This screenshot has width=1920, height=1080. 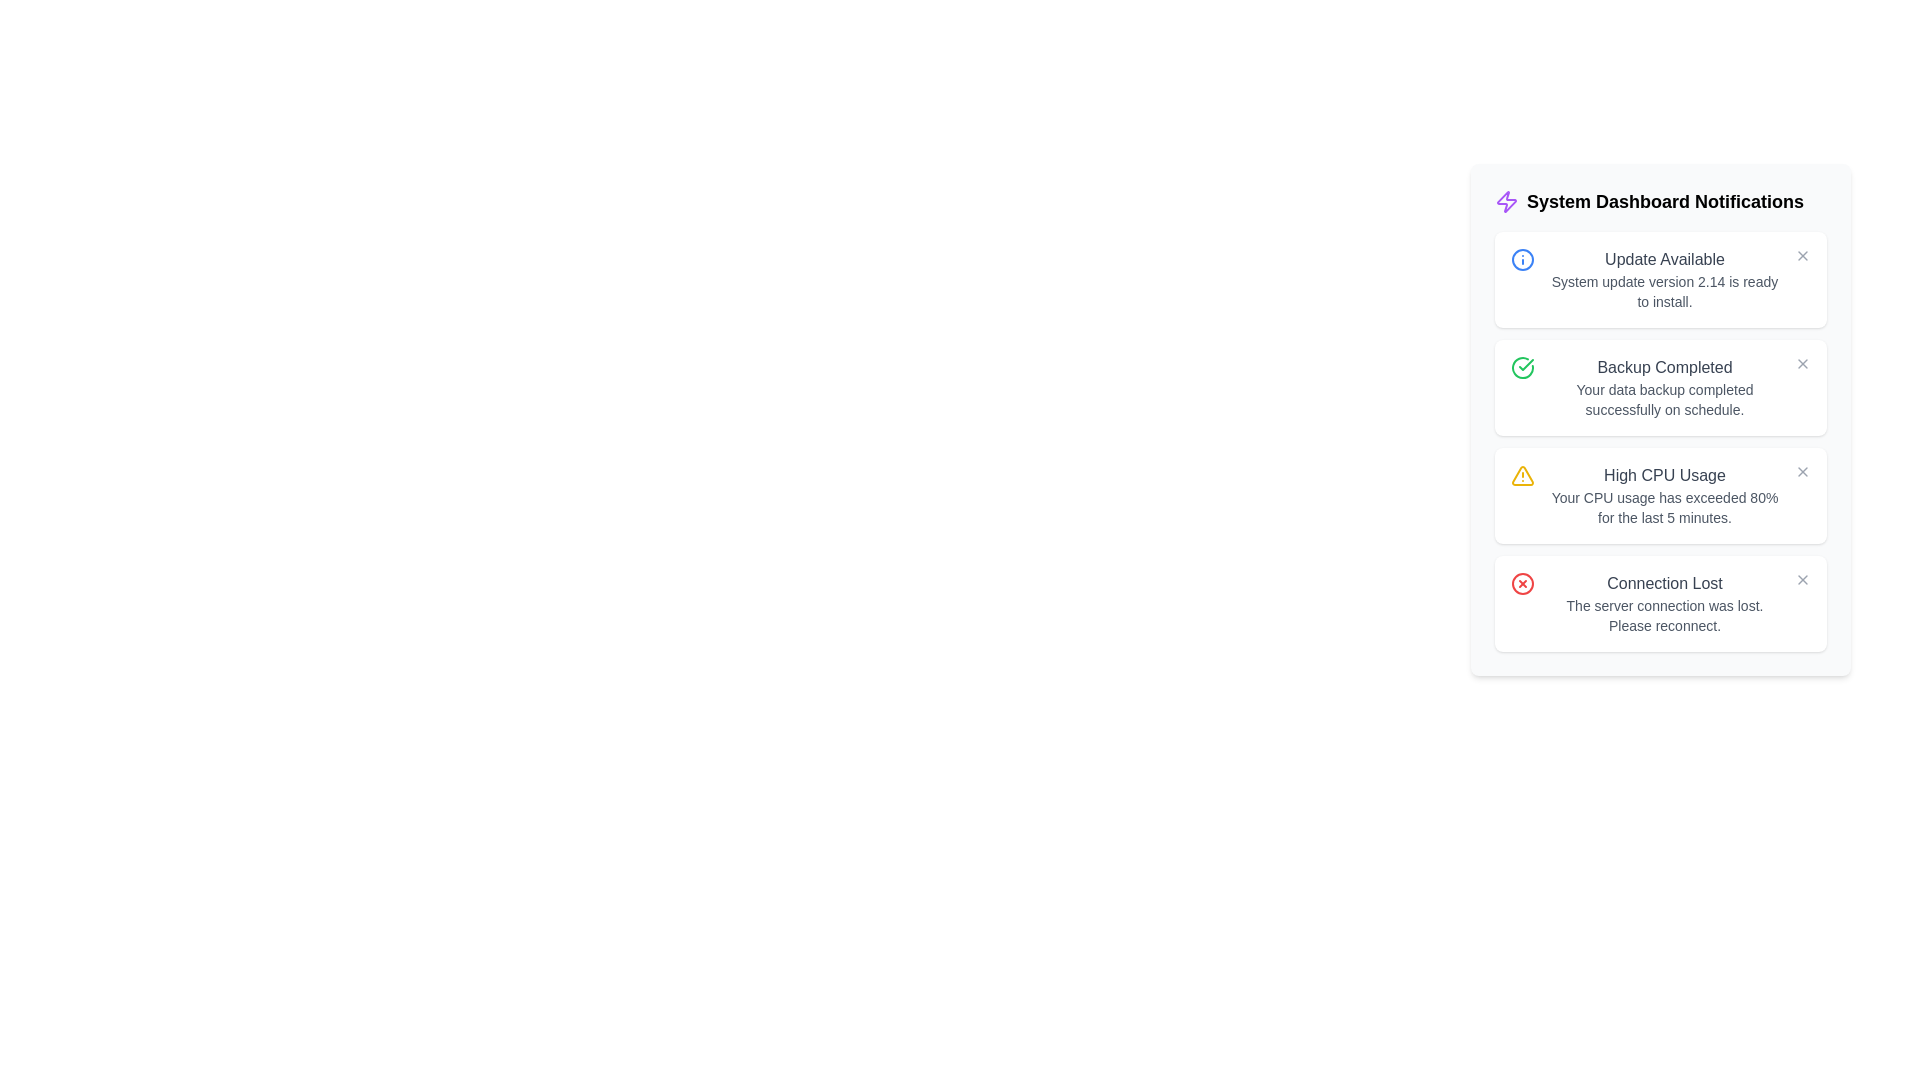 What do you see at coordinates (1665, 292) in the screenshot?
I see `text block displaying the message 'System update version 2.14 is ready to install.' located in the first notification card within the 'System Dashboard Notifications' section, positioned below the title 'Update Available'` at bounding box center [1665, 292].